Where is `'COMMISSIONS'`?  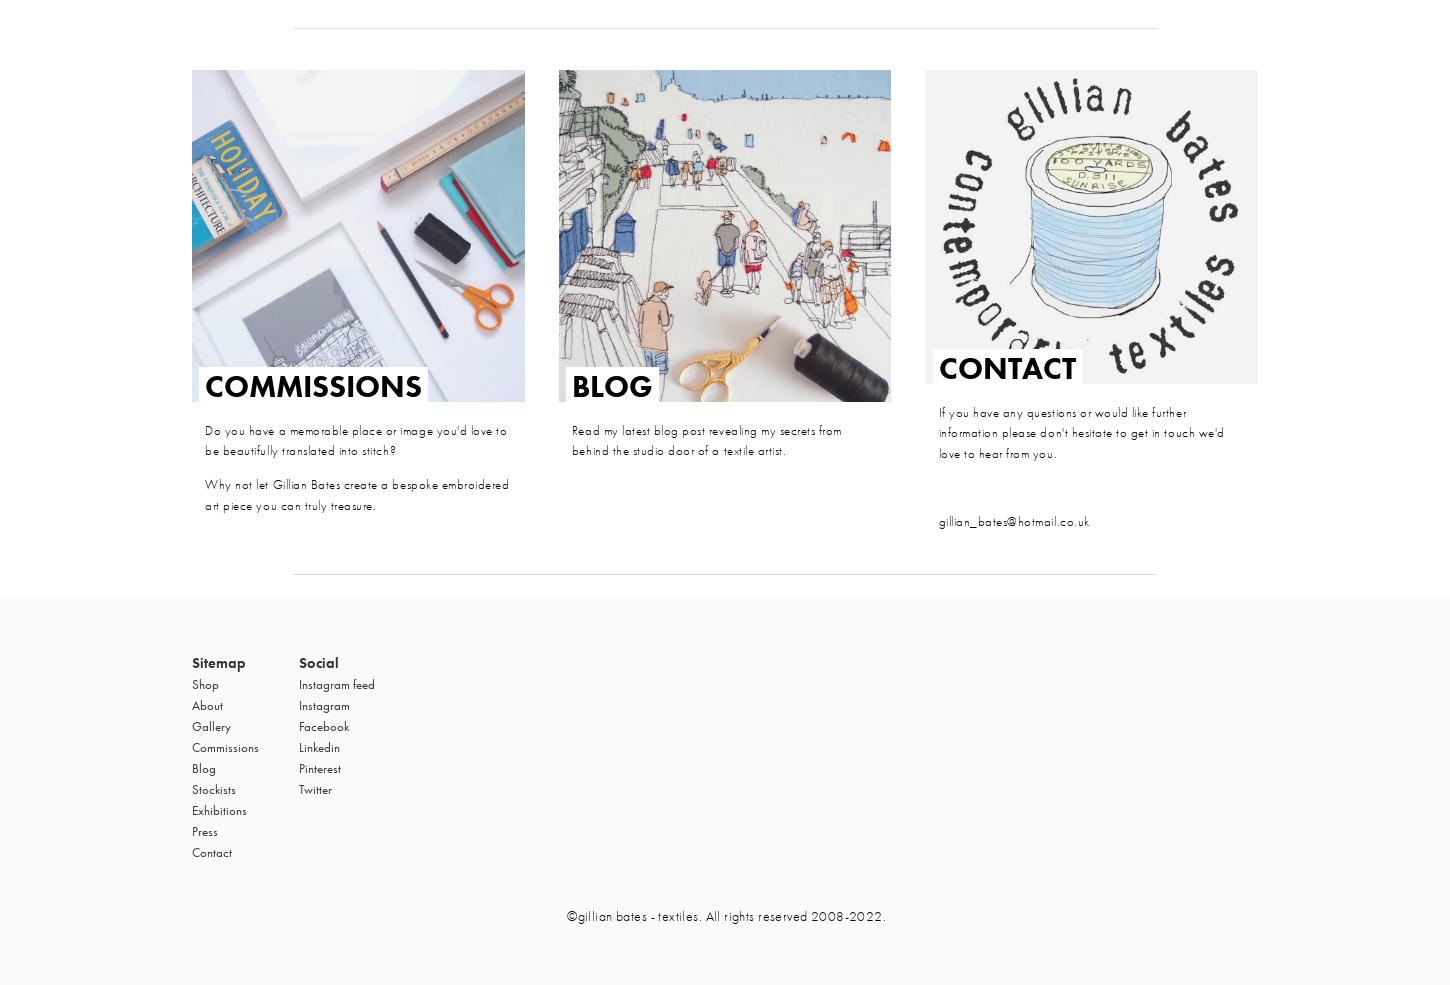
'COMMISSIONS' is located at coordinates (313, 385).